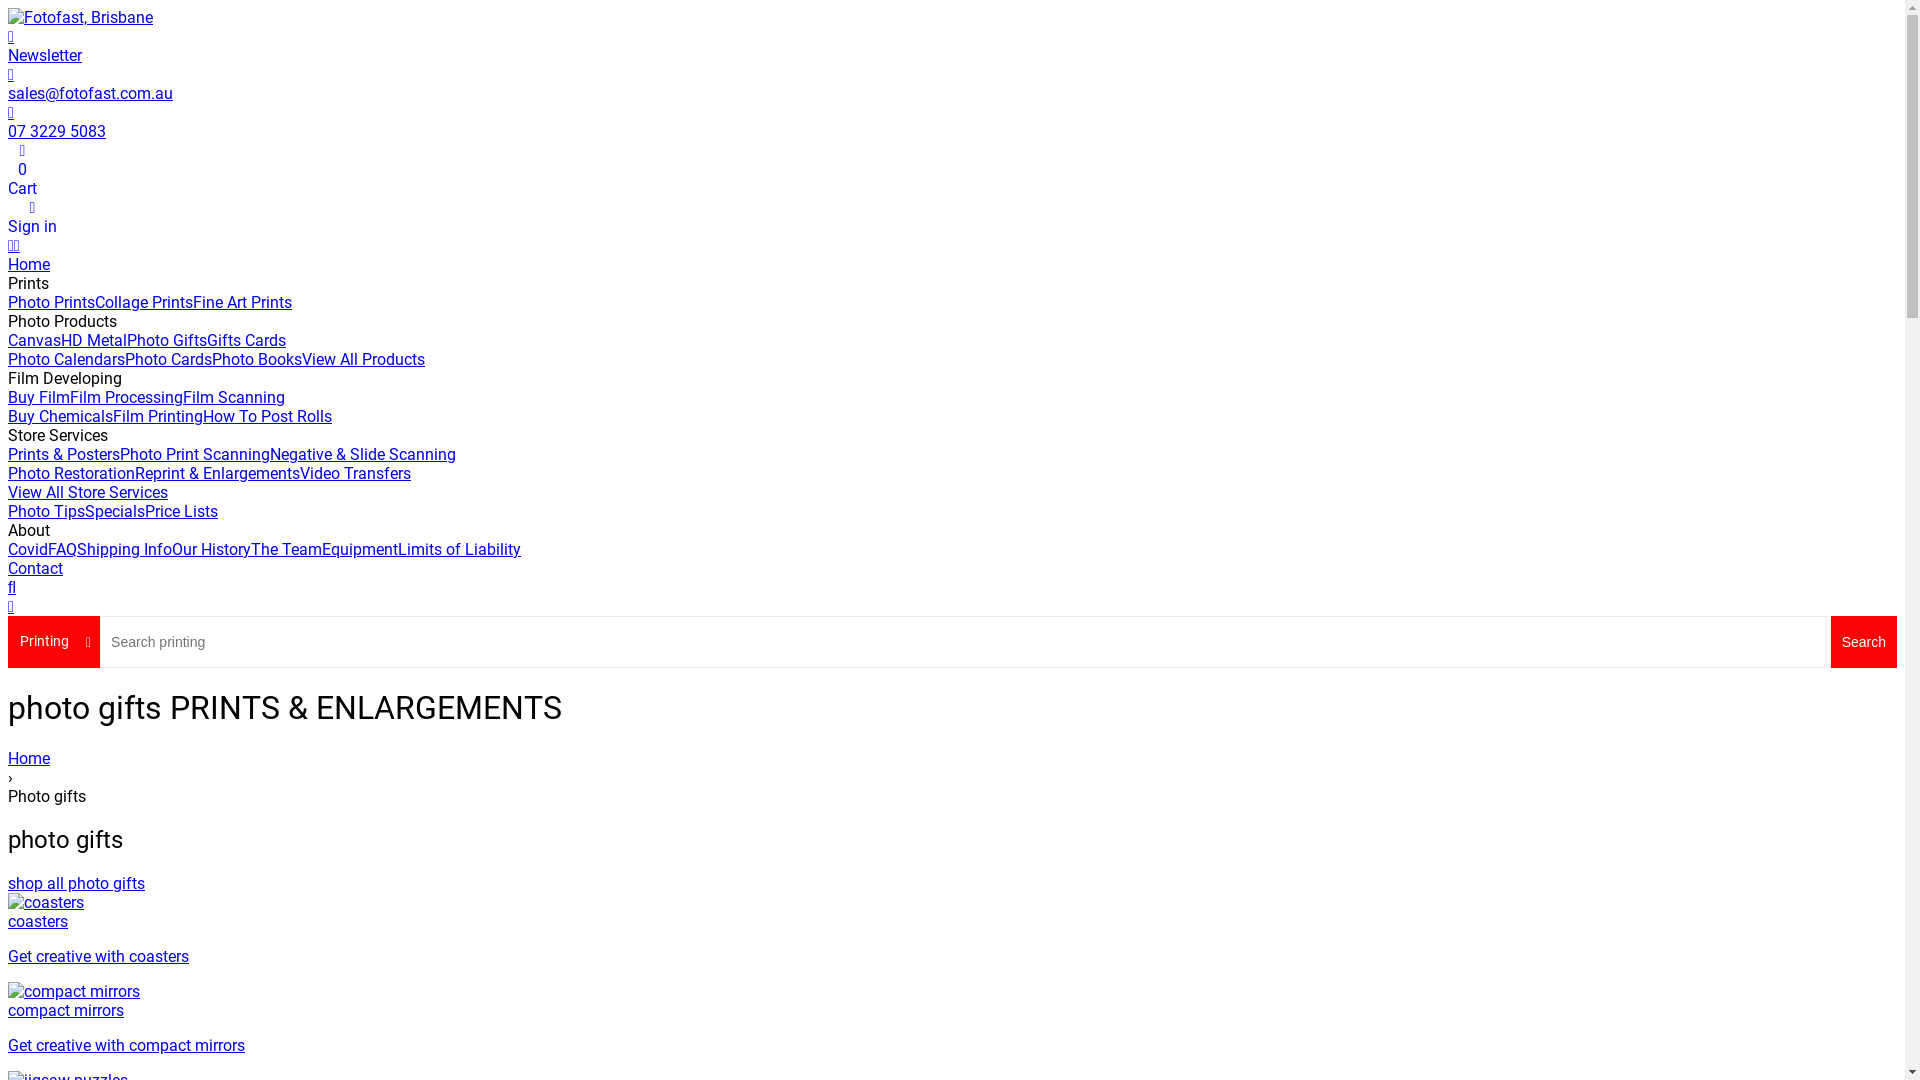  Describe the element at coordinates (119, 454) in the screenshot. I see `'Photo Print Scanning'` at that location.